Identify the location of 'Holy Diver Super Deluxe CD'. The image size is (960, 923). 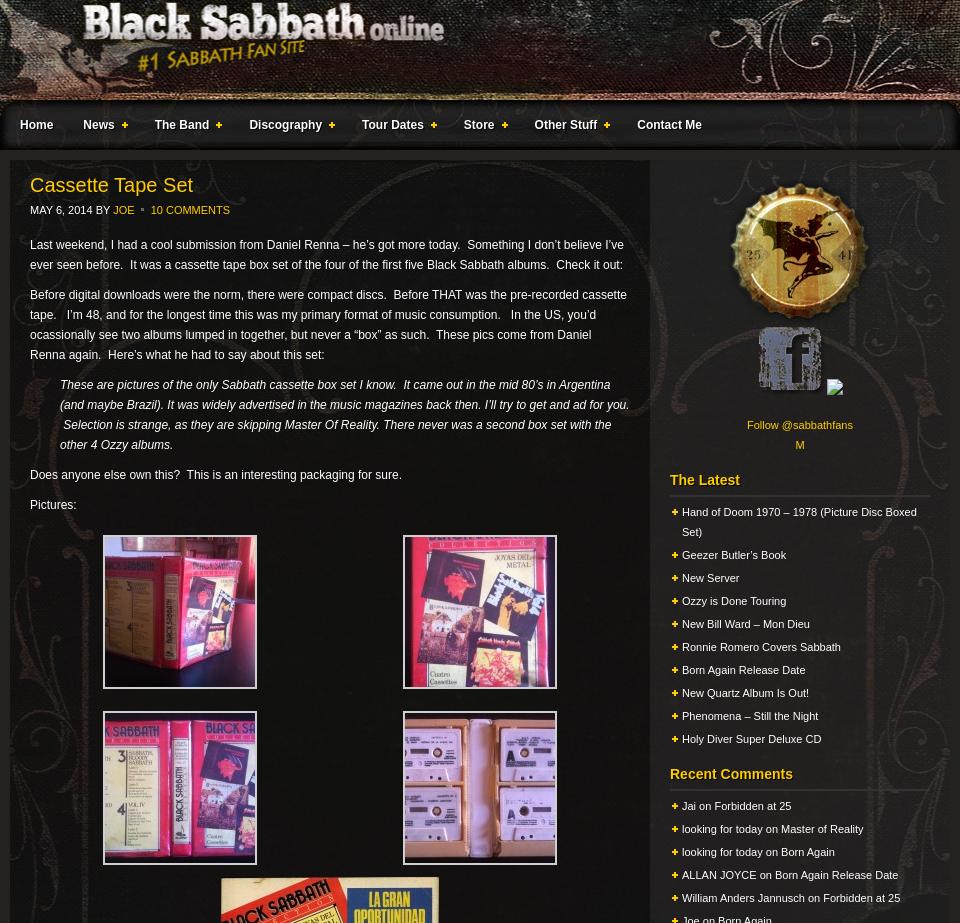
(750, 738).